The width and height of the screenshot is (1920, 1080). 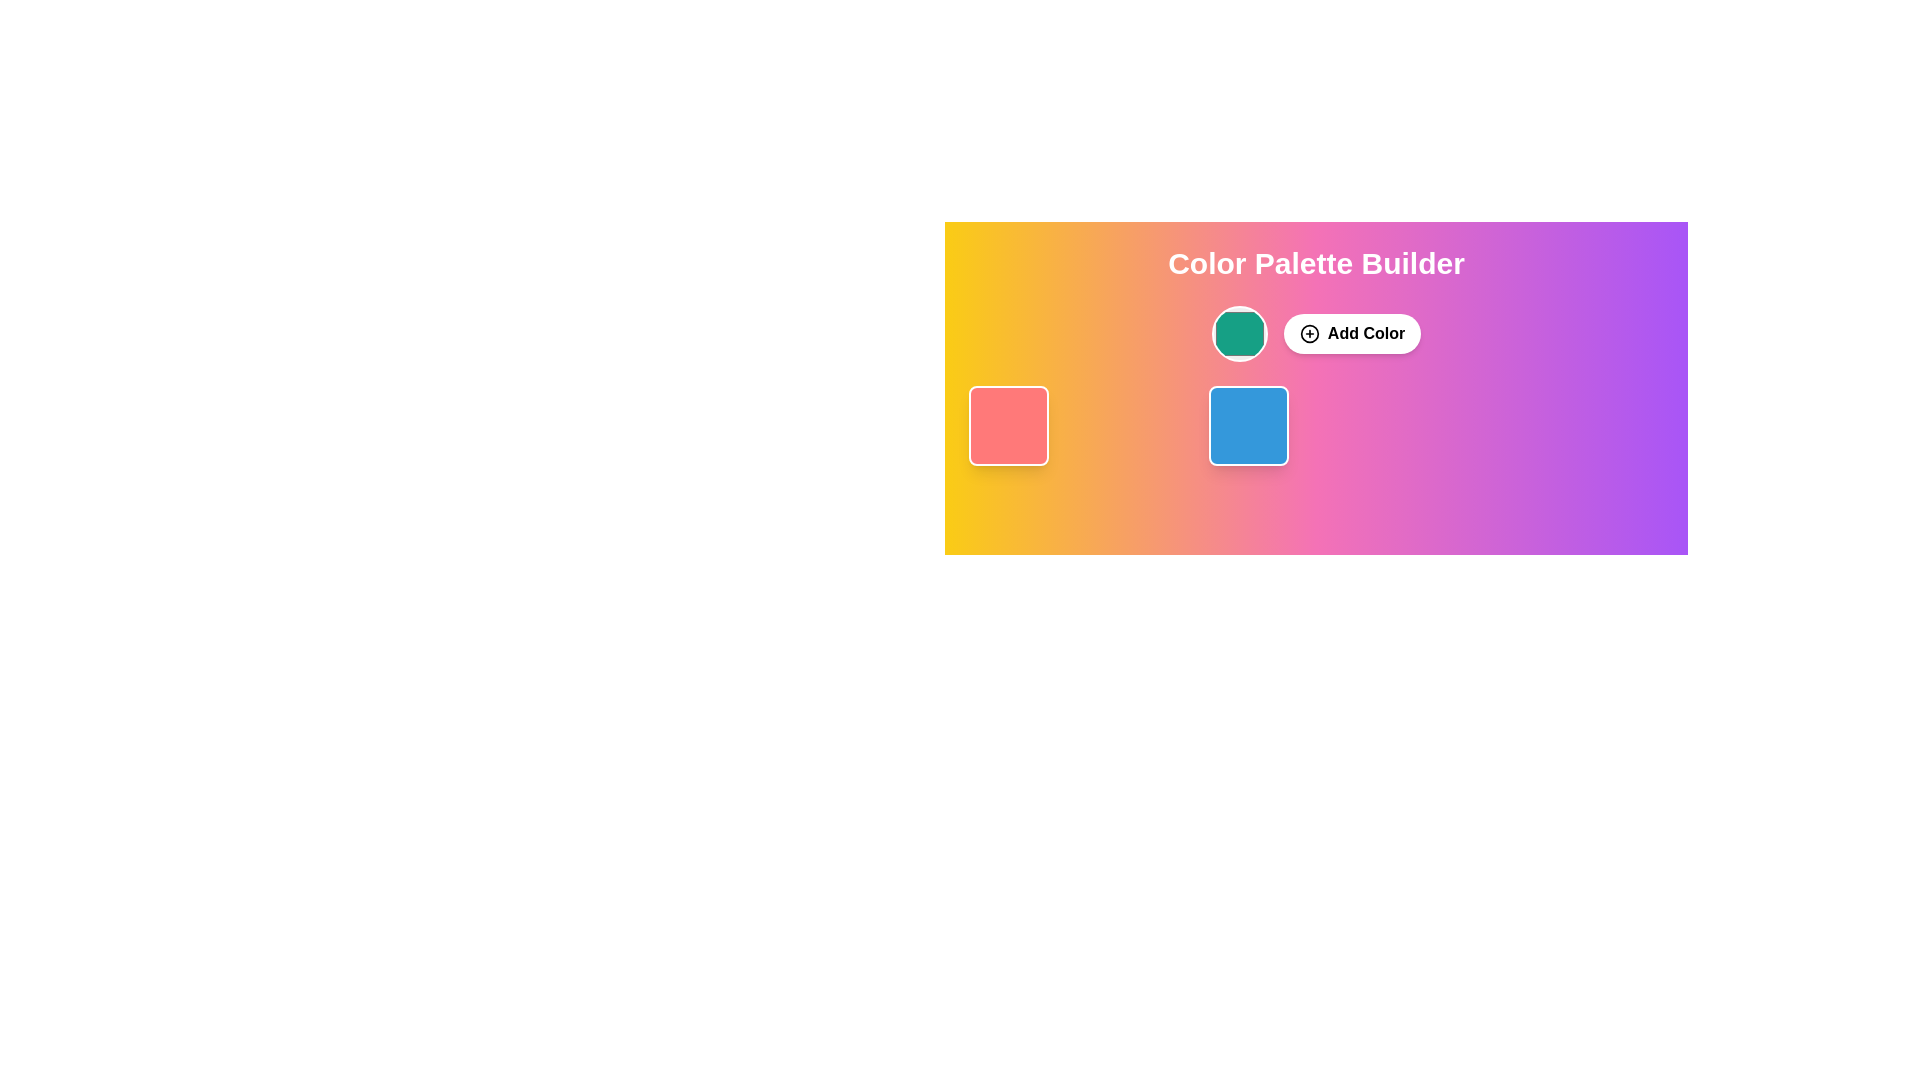 What do you see at coordinates (1352, 333) in the screenshot?
I see `the 'Add Color' button which has a rounded shape, white background, bold black text, and is positioned to the right of the circular color selector` at bounding box center [1352, 333].